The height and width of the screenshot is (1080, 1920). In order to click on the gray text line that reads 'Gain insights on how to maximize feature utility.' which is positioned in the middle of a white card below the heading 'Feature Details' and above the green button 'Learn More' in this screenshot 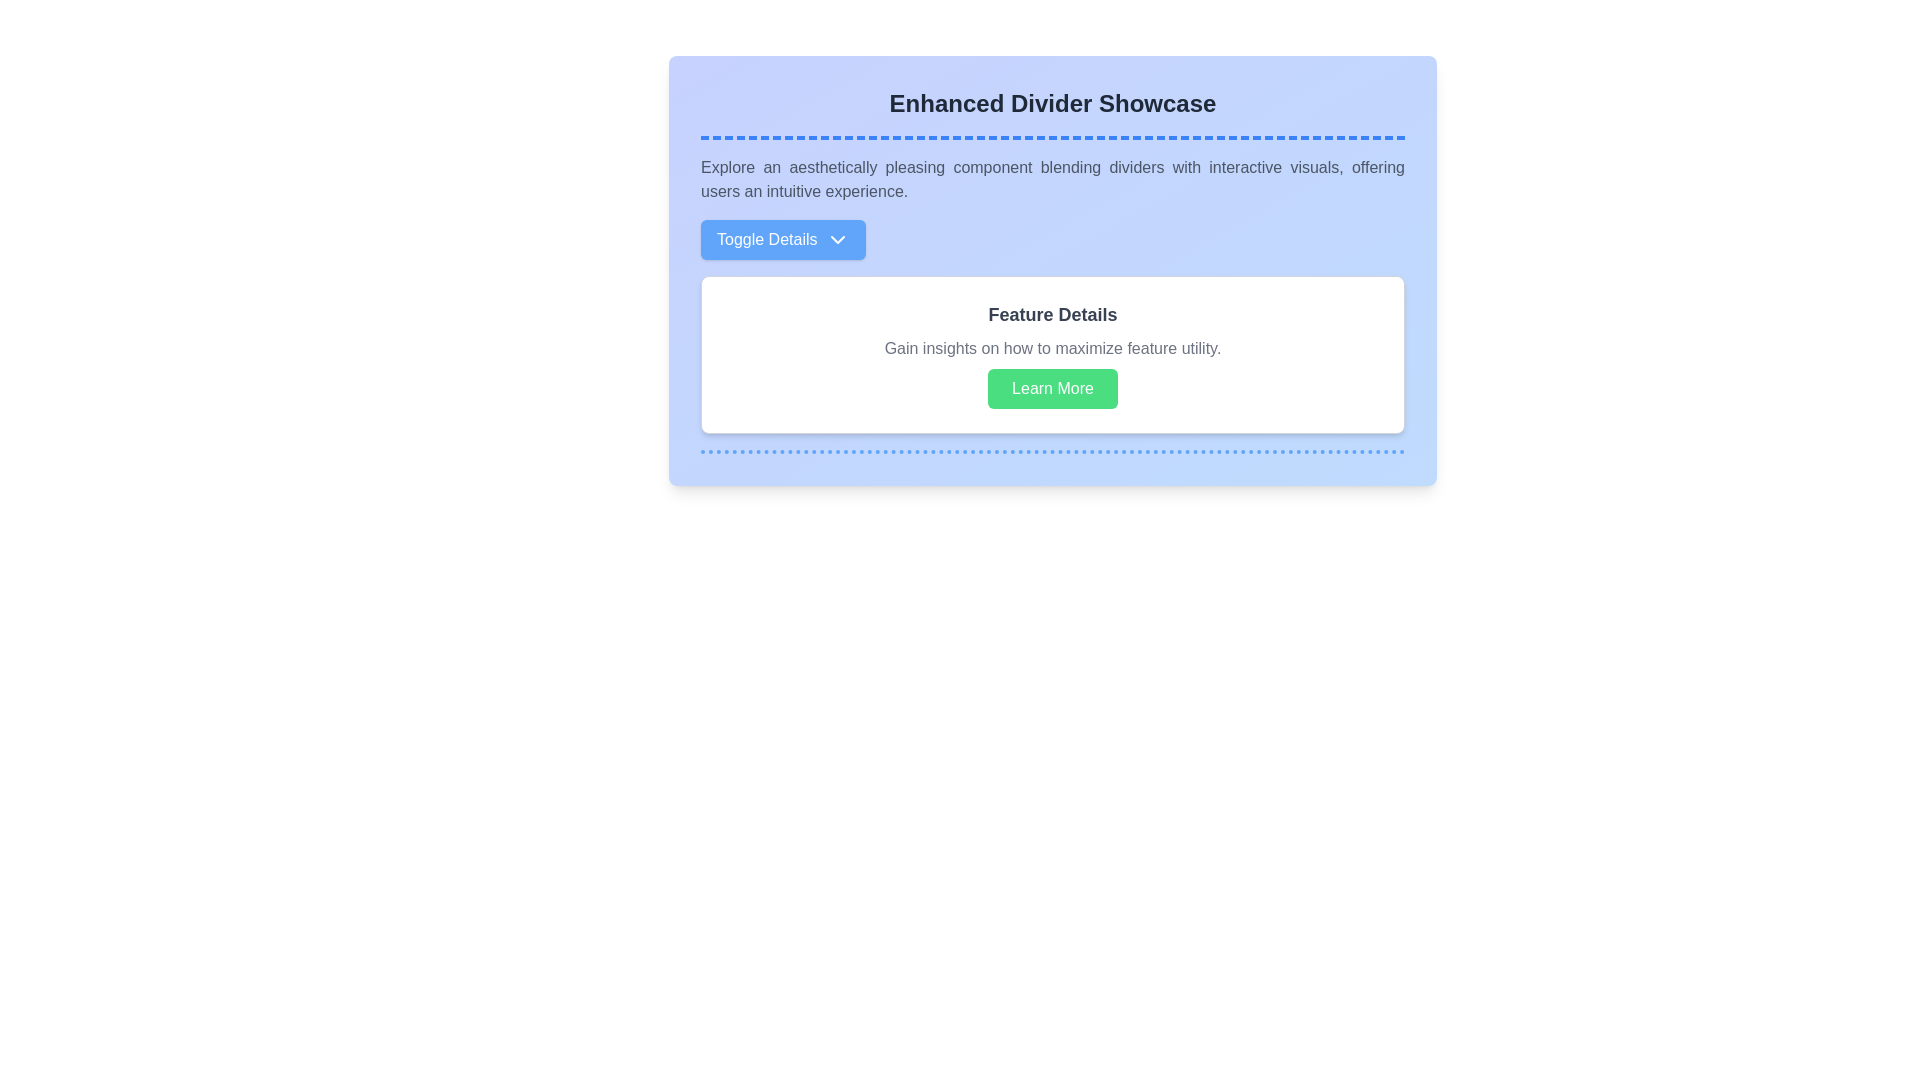, I will do `click(1051, 347)`.